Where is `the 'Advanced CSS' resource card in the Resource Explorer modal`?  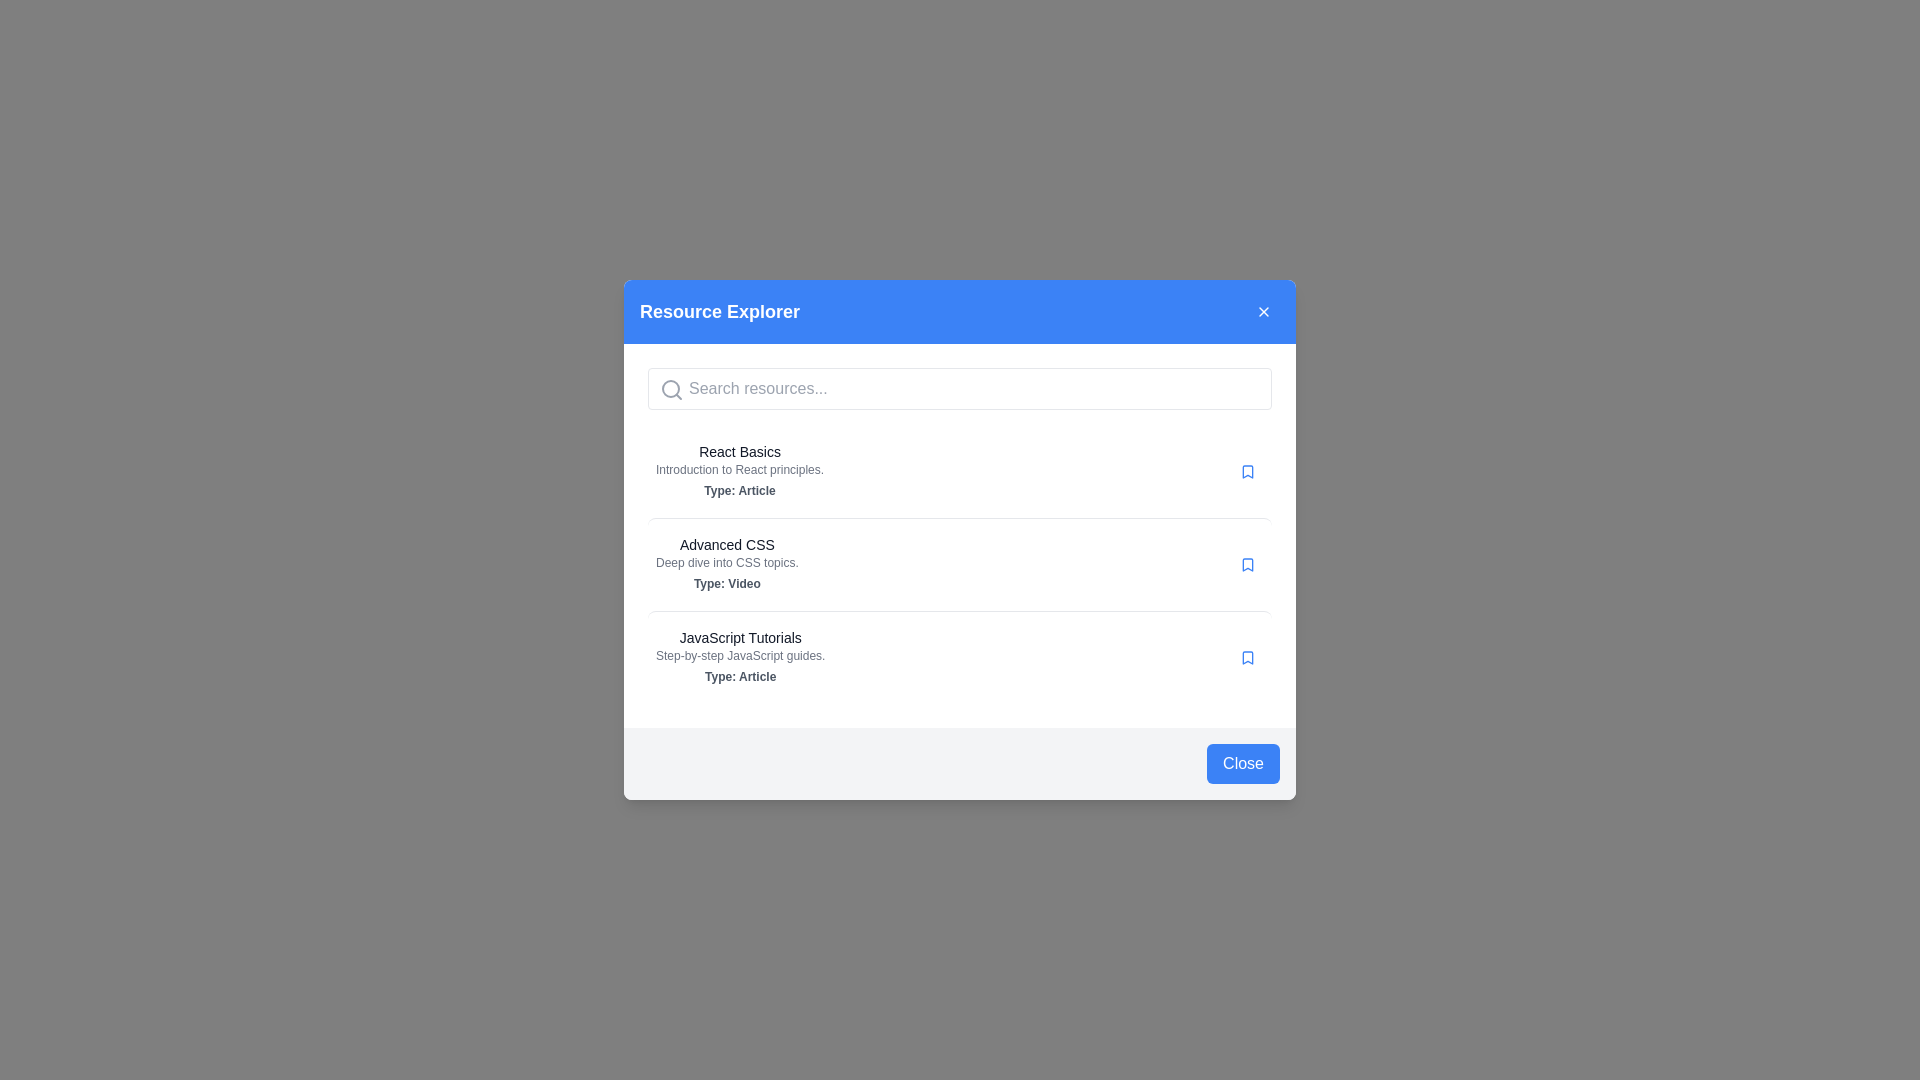
the 'Advanced CSS' resource card in the Resource Explorer modal is located at coordinates (960, 564).